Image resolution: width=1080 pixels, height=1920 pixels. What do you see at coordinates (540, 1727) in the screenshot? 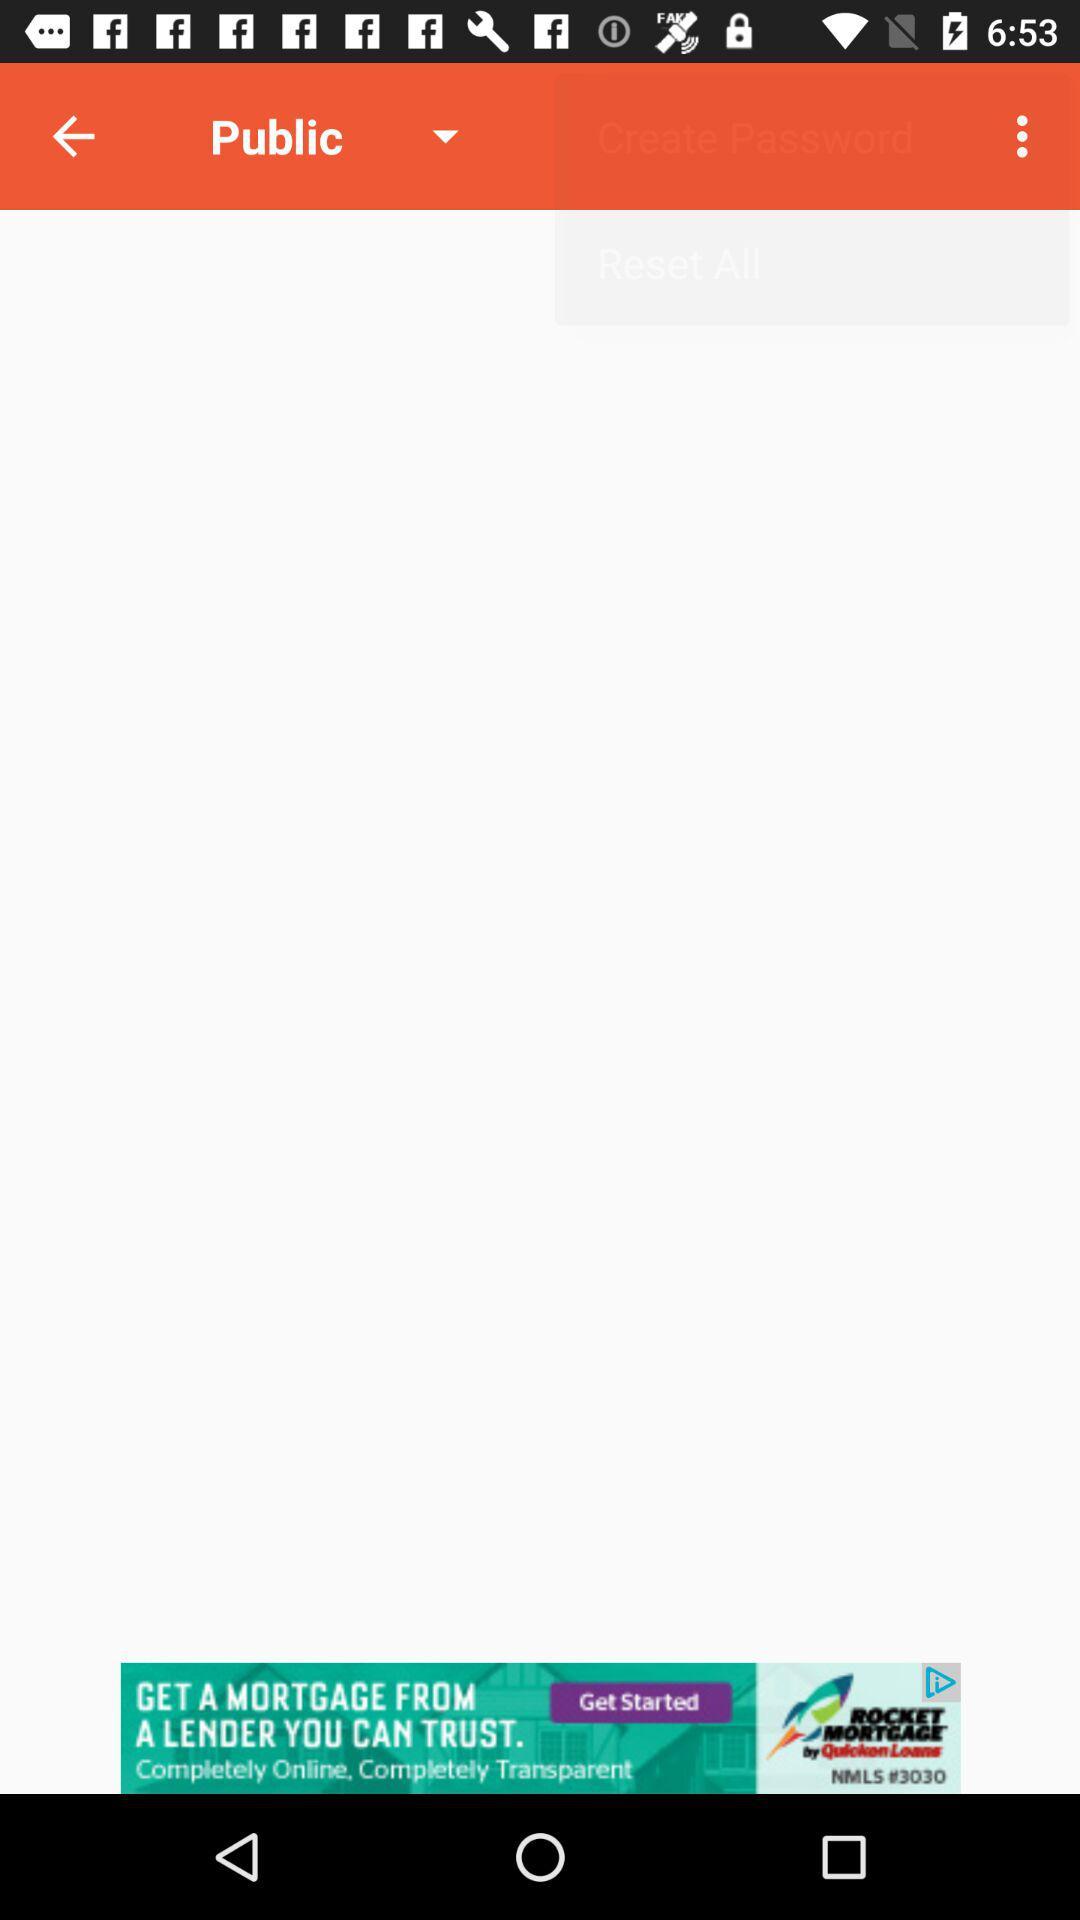
I see `sponsored advertisement` at bounding box center [540, 1727].